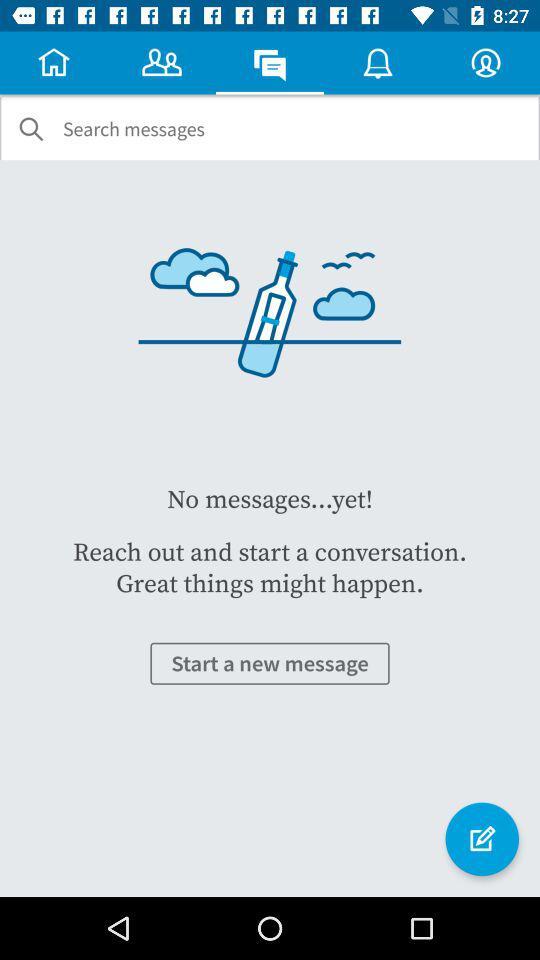 This screenshot has width=540, height=960. What do you see at coordinates (30, 128) in the screenshot?
I see `the  icon which is left to the text search messages` at bounding box center [30, 128].